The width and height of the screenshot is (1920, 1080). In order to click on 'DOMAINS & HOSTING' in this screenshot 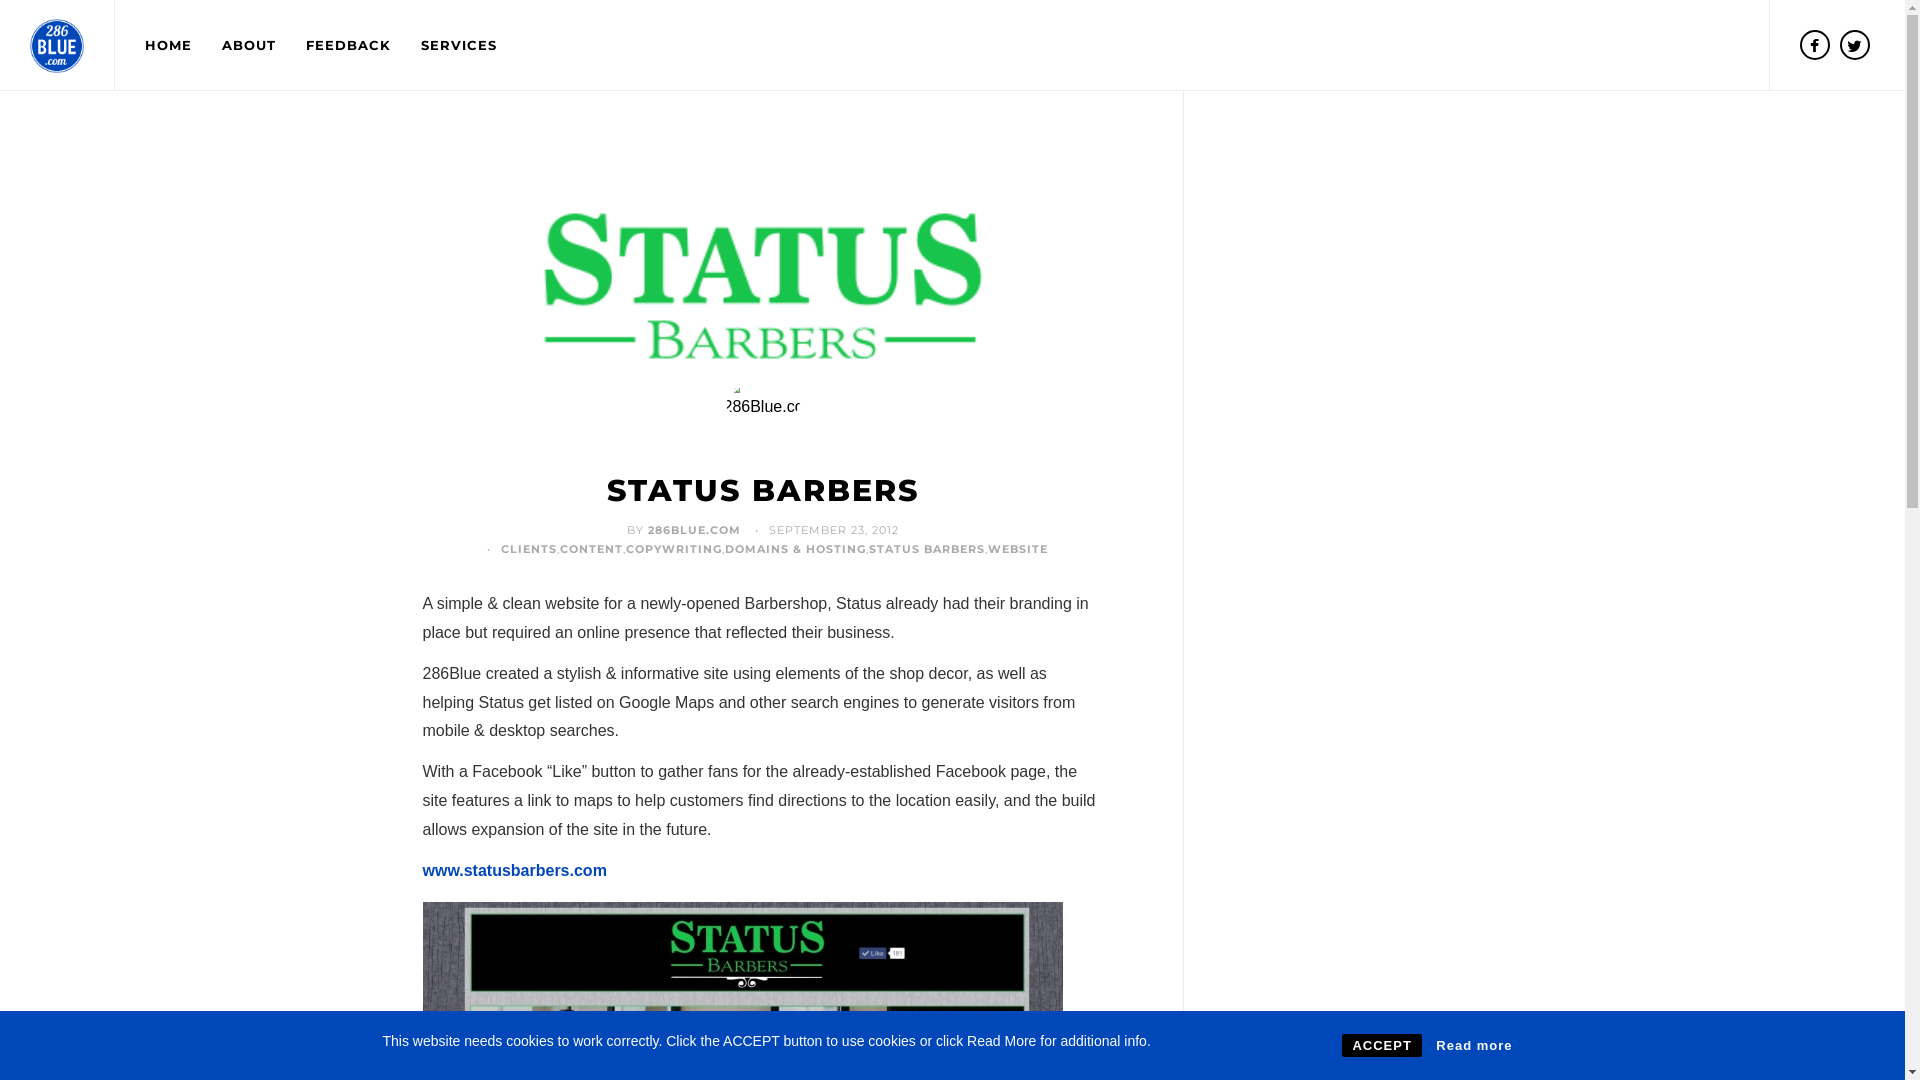, I will do `click(794, 548)`.